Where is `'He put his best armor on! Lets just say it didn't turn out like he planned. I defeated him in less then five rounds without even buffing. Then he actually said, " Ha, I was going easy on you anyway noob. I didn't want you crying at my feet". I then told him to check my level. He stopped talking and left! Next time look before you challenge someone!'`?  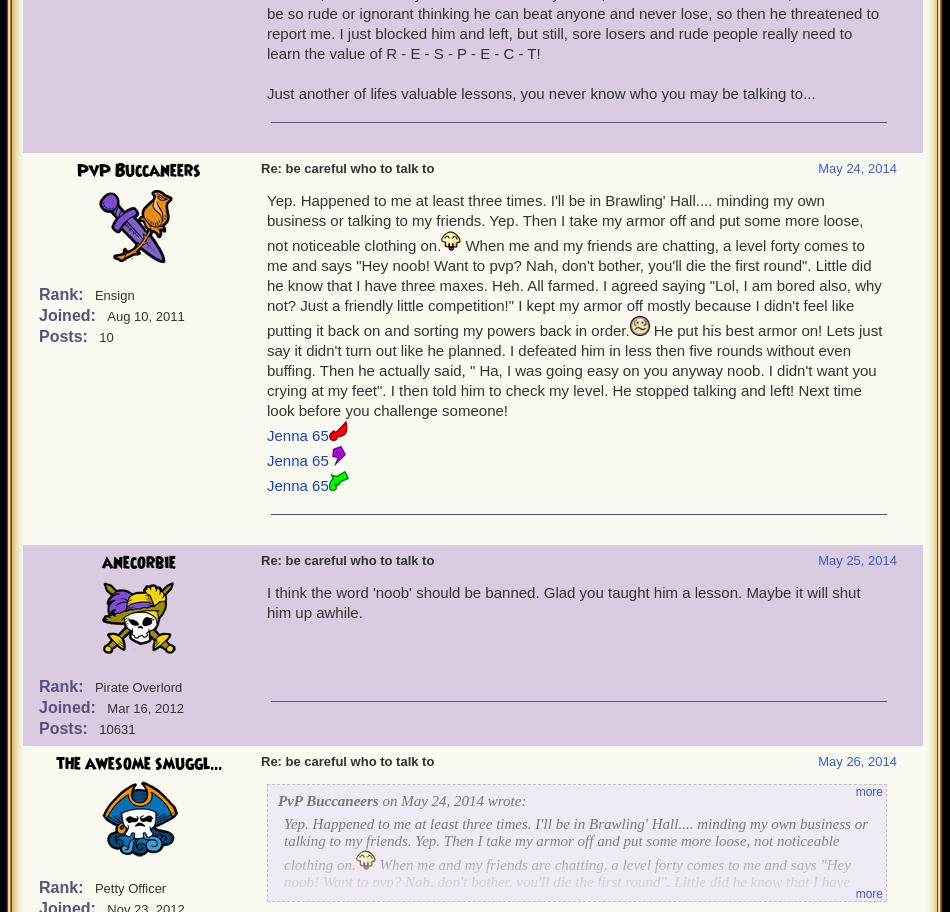 'He put his best armor on! Lets just say it didn't turn out like he planned. I defeated him in less then five rounds without even buffing. Then he actually said, " Ha, I was going easy on you anyway noob. I didn't want you crying at my feet". I then told him to check my level. He stopped talking and left! Next time look before you challenge someone!' is located at coordinates (574, 369).